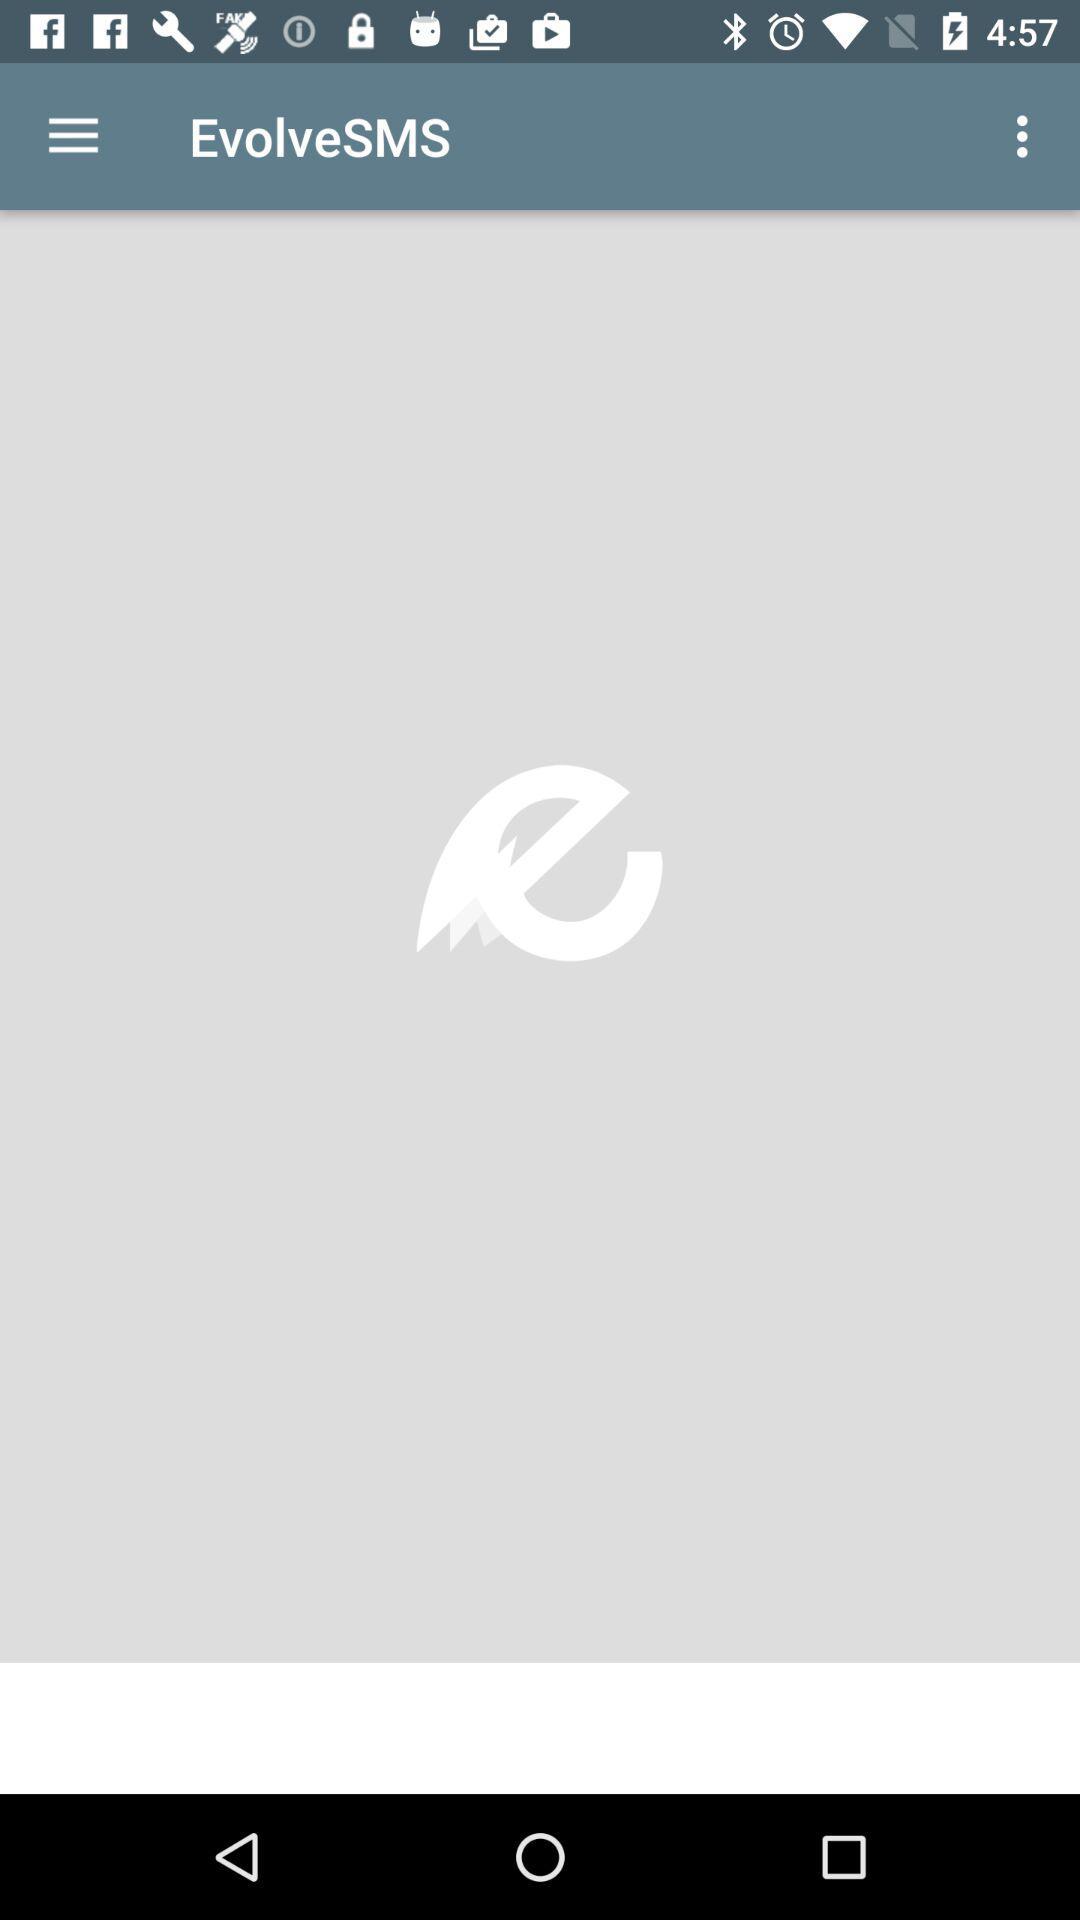 Image resolution: width=1080 pixels, height=1920 pixels. What do you see at coordinates (72, 135) in the screenshot?
I see `the icon to the left of evolvesms icon` at bounding box center [72, 135].